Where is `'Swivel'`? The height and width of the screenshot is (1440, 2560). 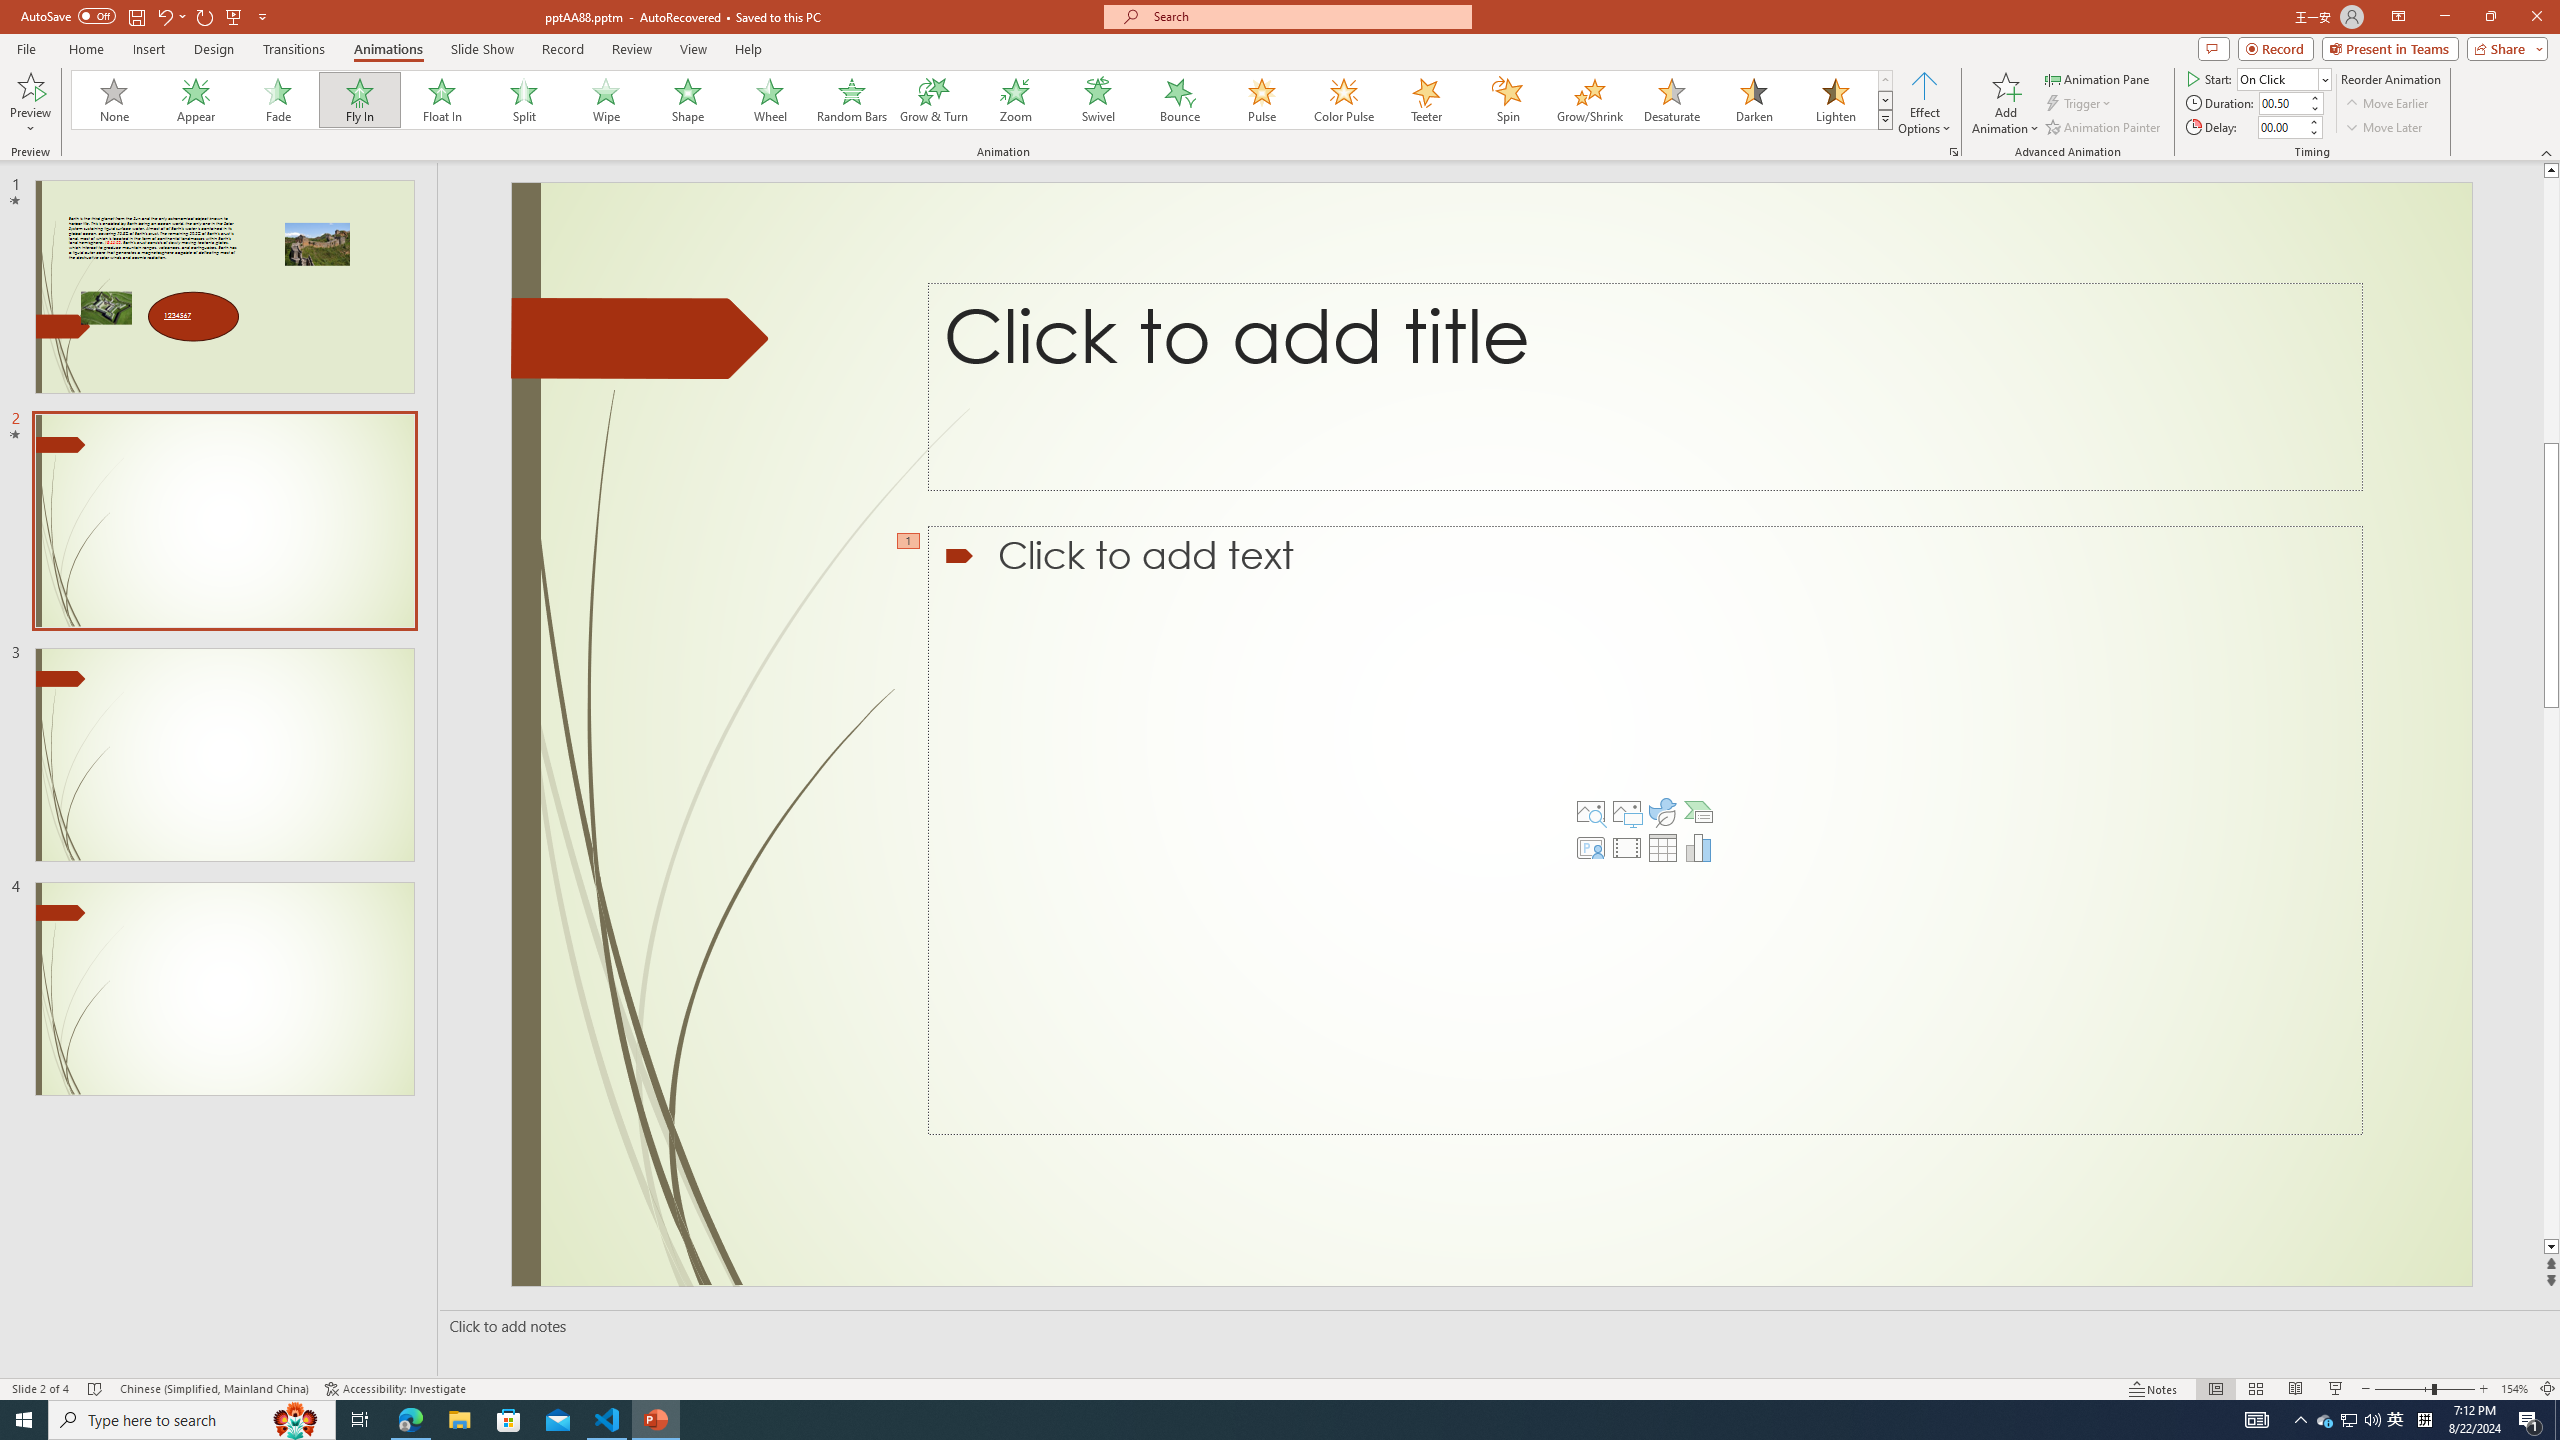 'Swivel' is located at coordinates (1097, 99).